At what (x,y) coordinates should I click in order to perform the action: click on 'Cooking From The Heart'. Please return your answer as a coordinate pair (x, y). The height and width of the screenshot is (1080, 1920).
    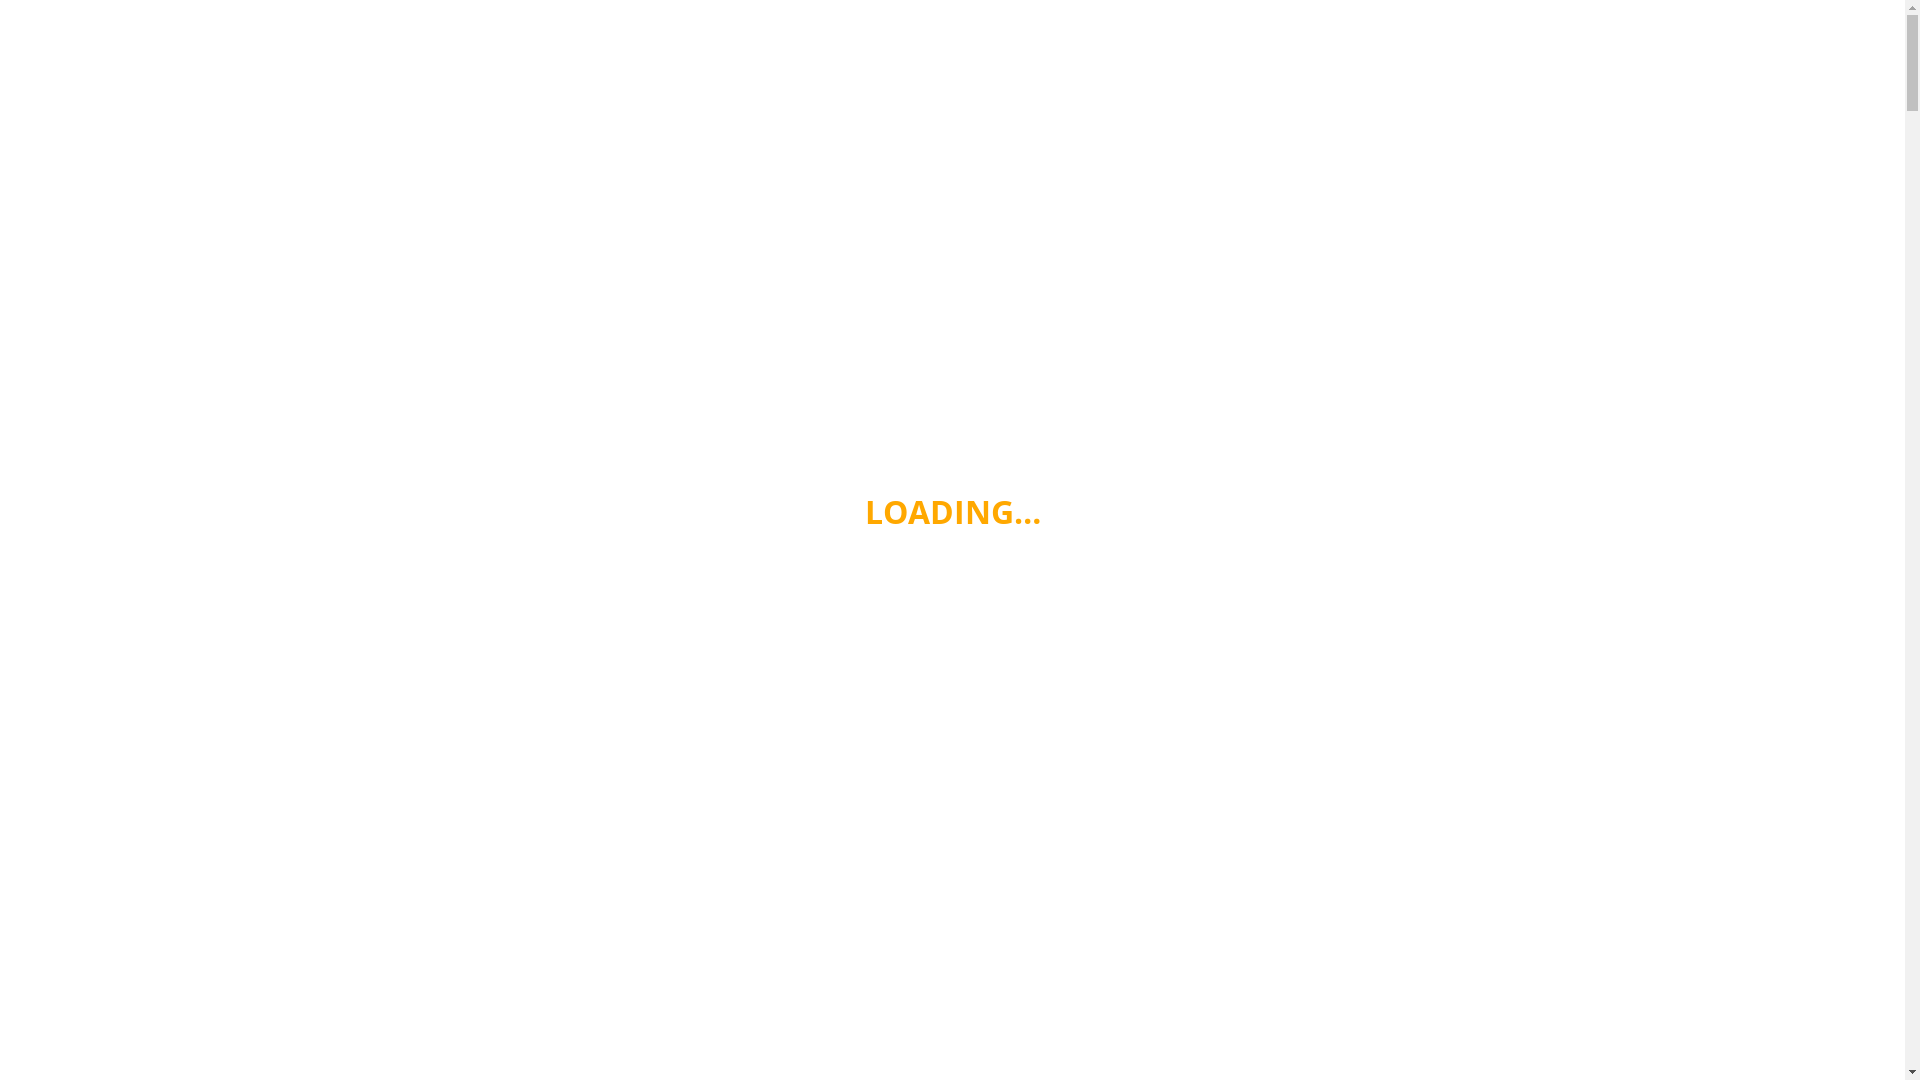
    Looking at the image, I should click on (455, 25).